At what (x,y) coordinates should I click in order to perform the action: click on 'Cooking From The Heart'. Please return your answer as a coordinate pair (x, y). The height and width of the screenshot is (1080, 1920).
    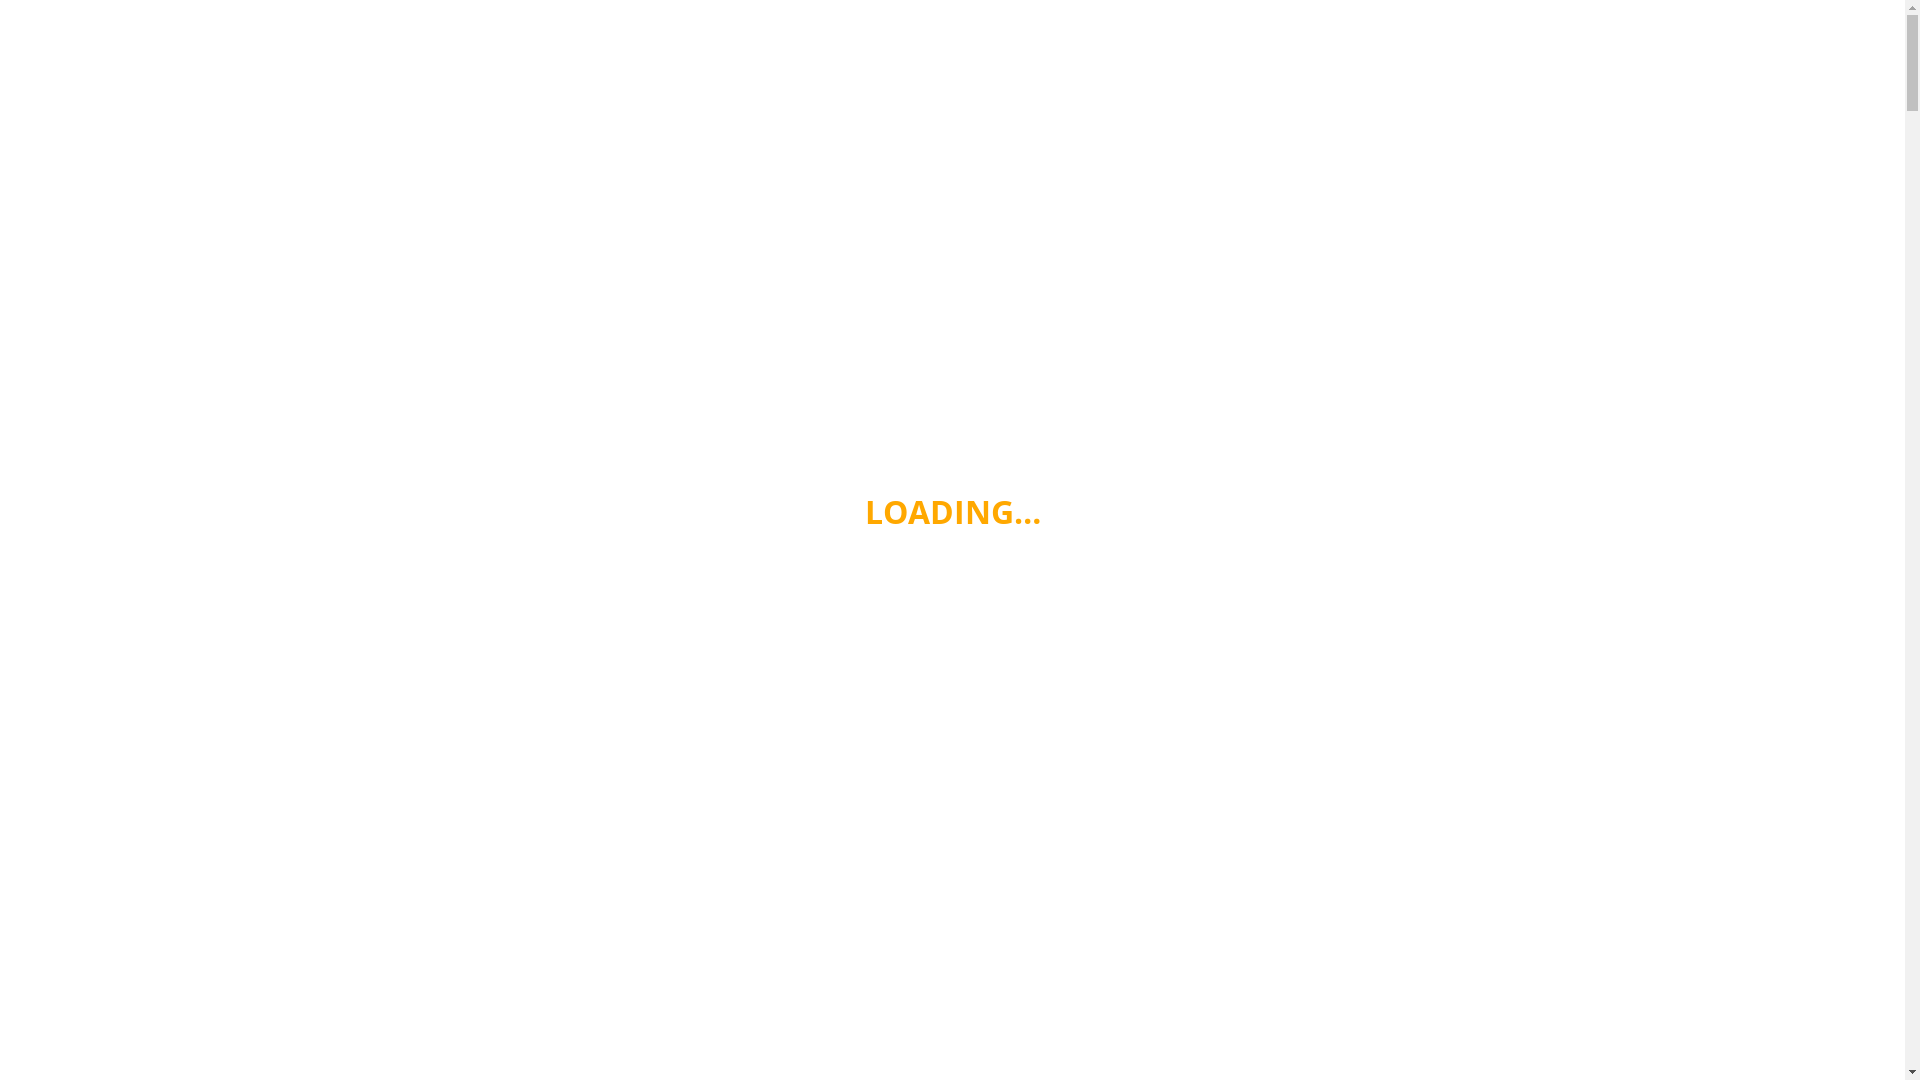
    Looking at the image, I should click on (455, 25).